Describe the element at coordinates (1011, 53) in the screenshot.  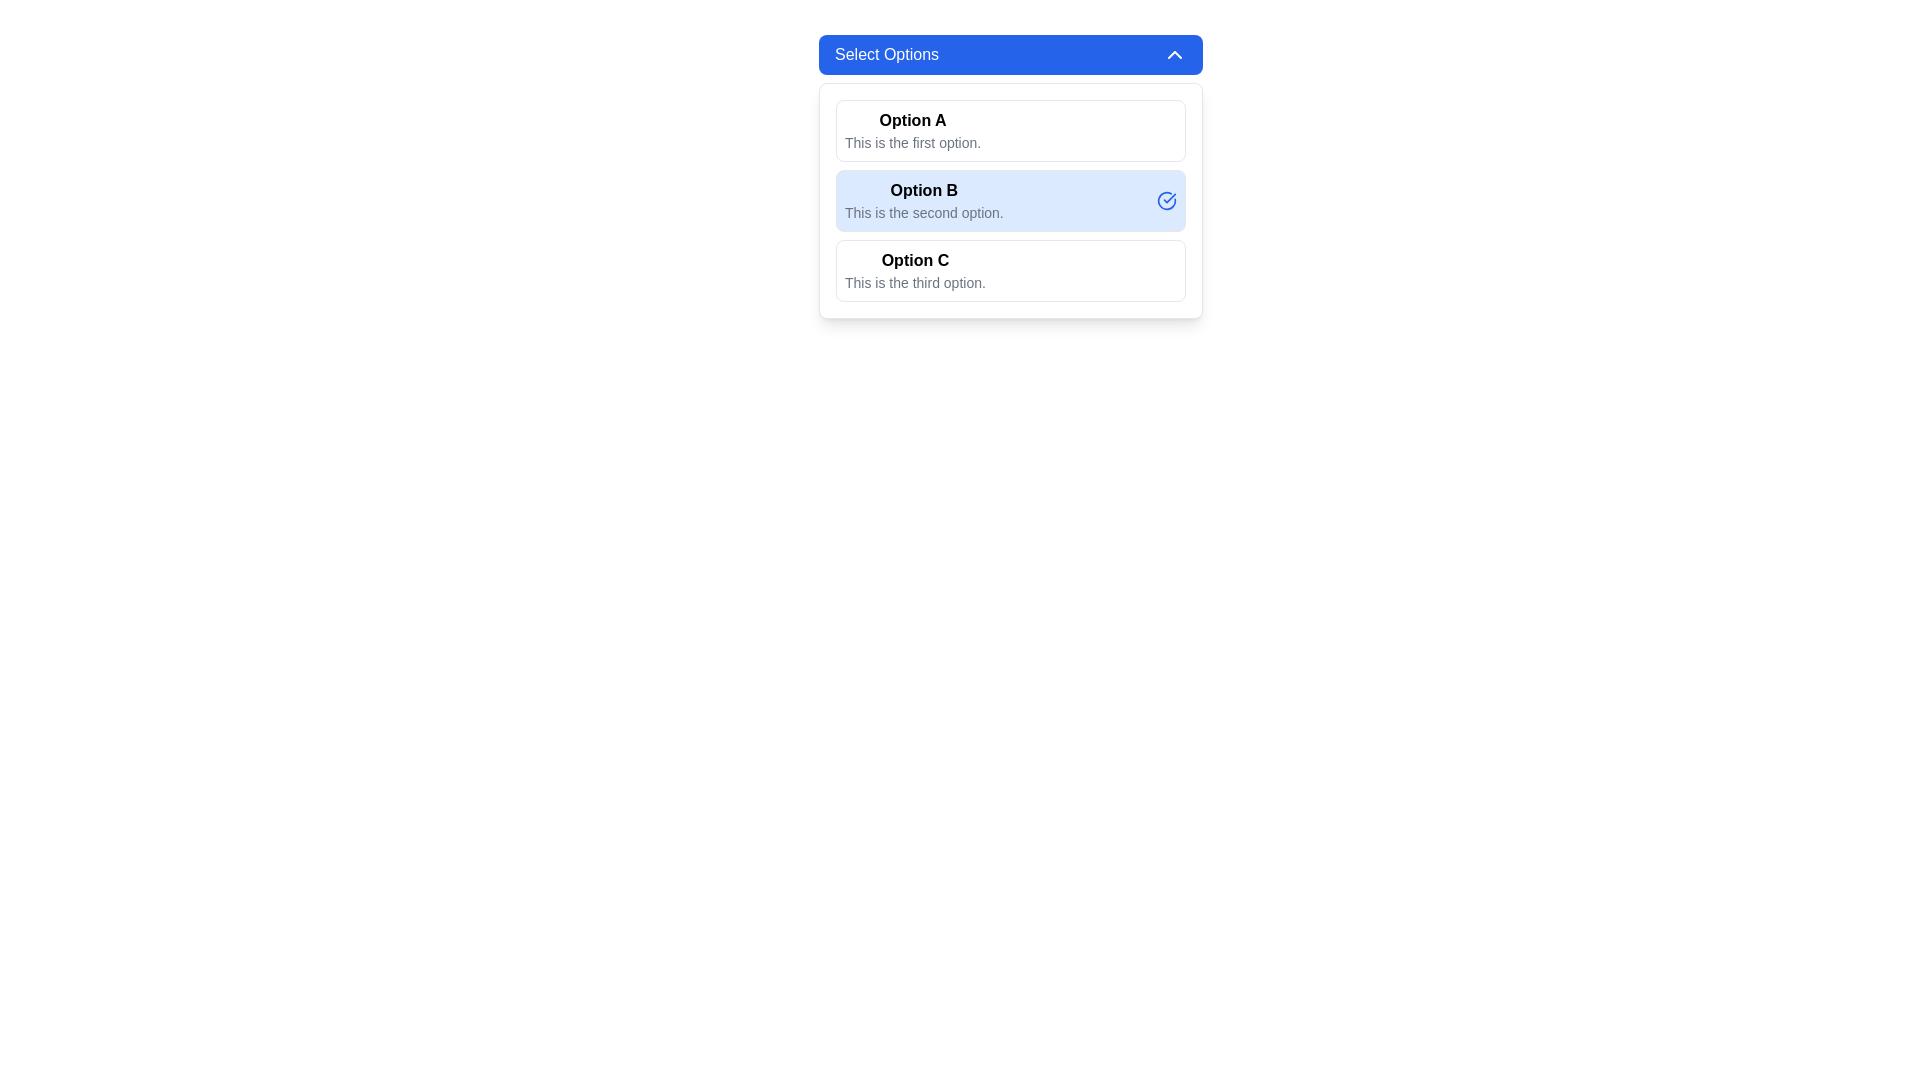
I see `the Dropdown toggle button located at the top of the dropdown structure` at that location.